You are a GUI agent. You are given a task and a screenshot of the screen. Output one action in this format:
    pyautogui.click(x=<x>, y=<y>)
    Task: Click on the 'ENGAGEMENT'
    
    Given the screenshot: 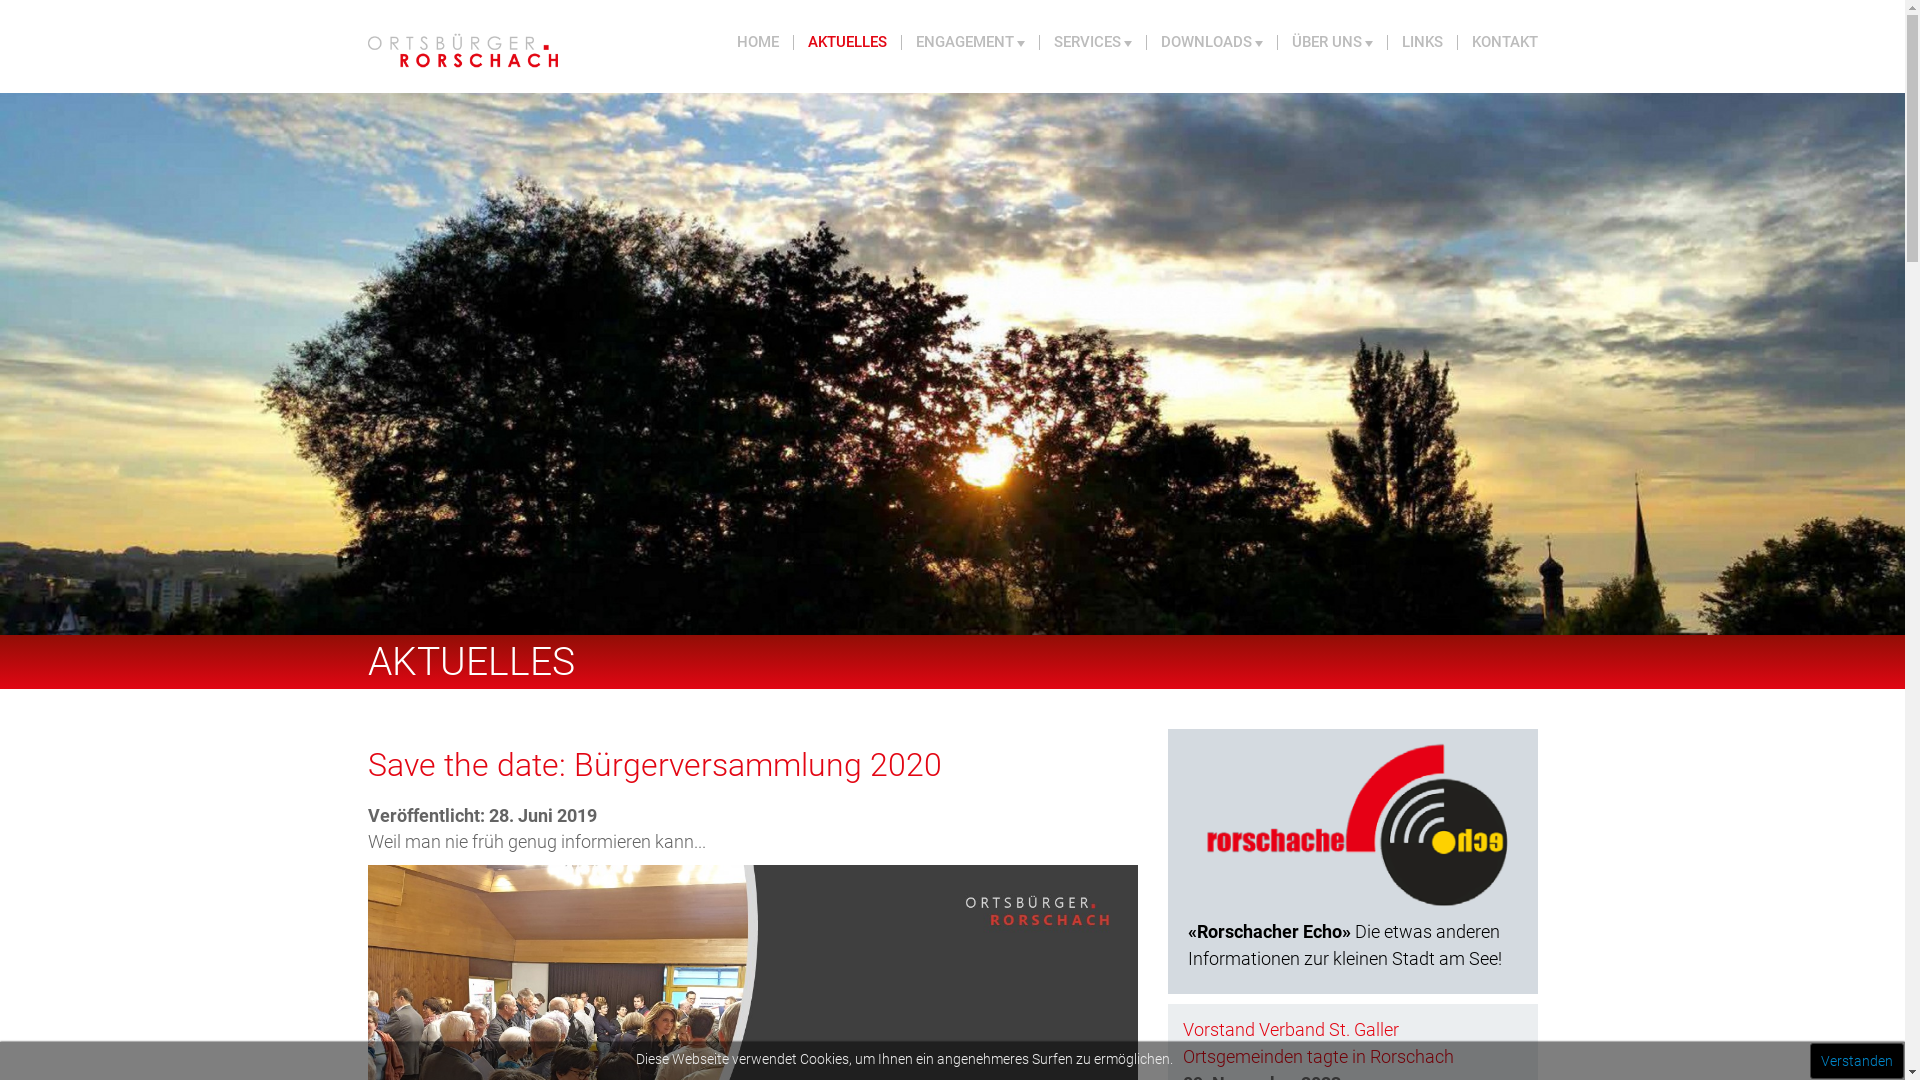 What is the action you would take?
    pyautogui.click(x=970, y=42)
    